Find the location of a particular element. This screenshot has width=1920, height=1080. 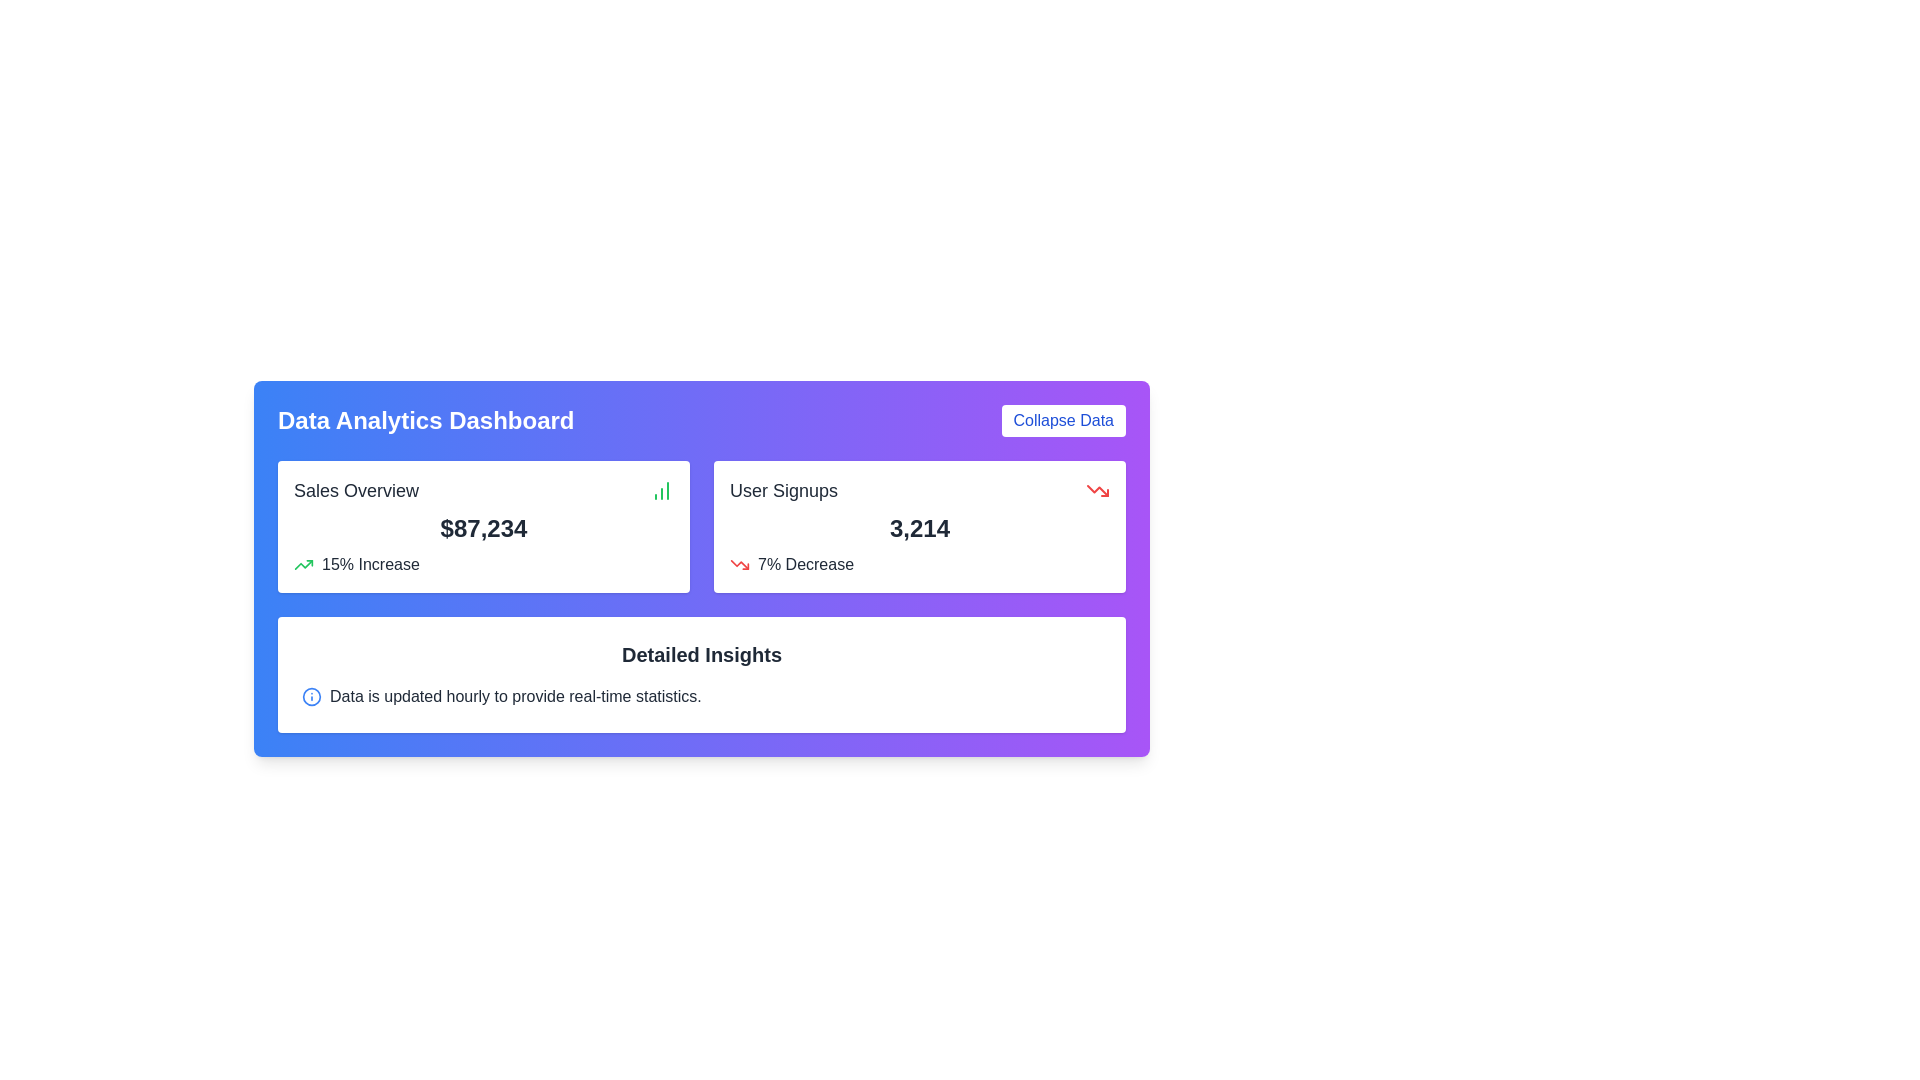

the toggle button located in the top-right corner of the dashboard interface is located at coordinates (1062, 419).